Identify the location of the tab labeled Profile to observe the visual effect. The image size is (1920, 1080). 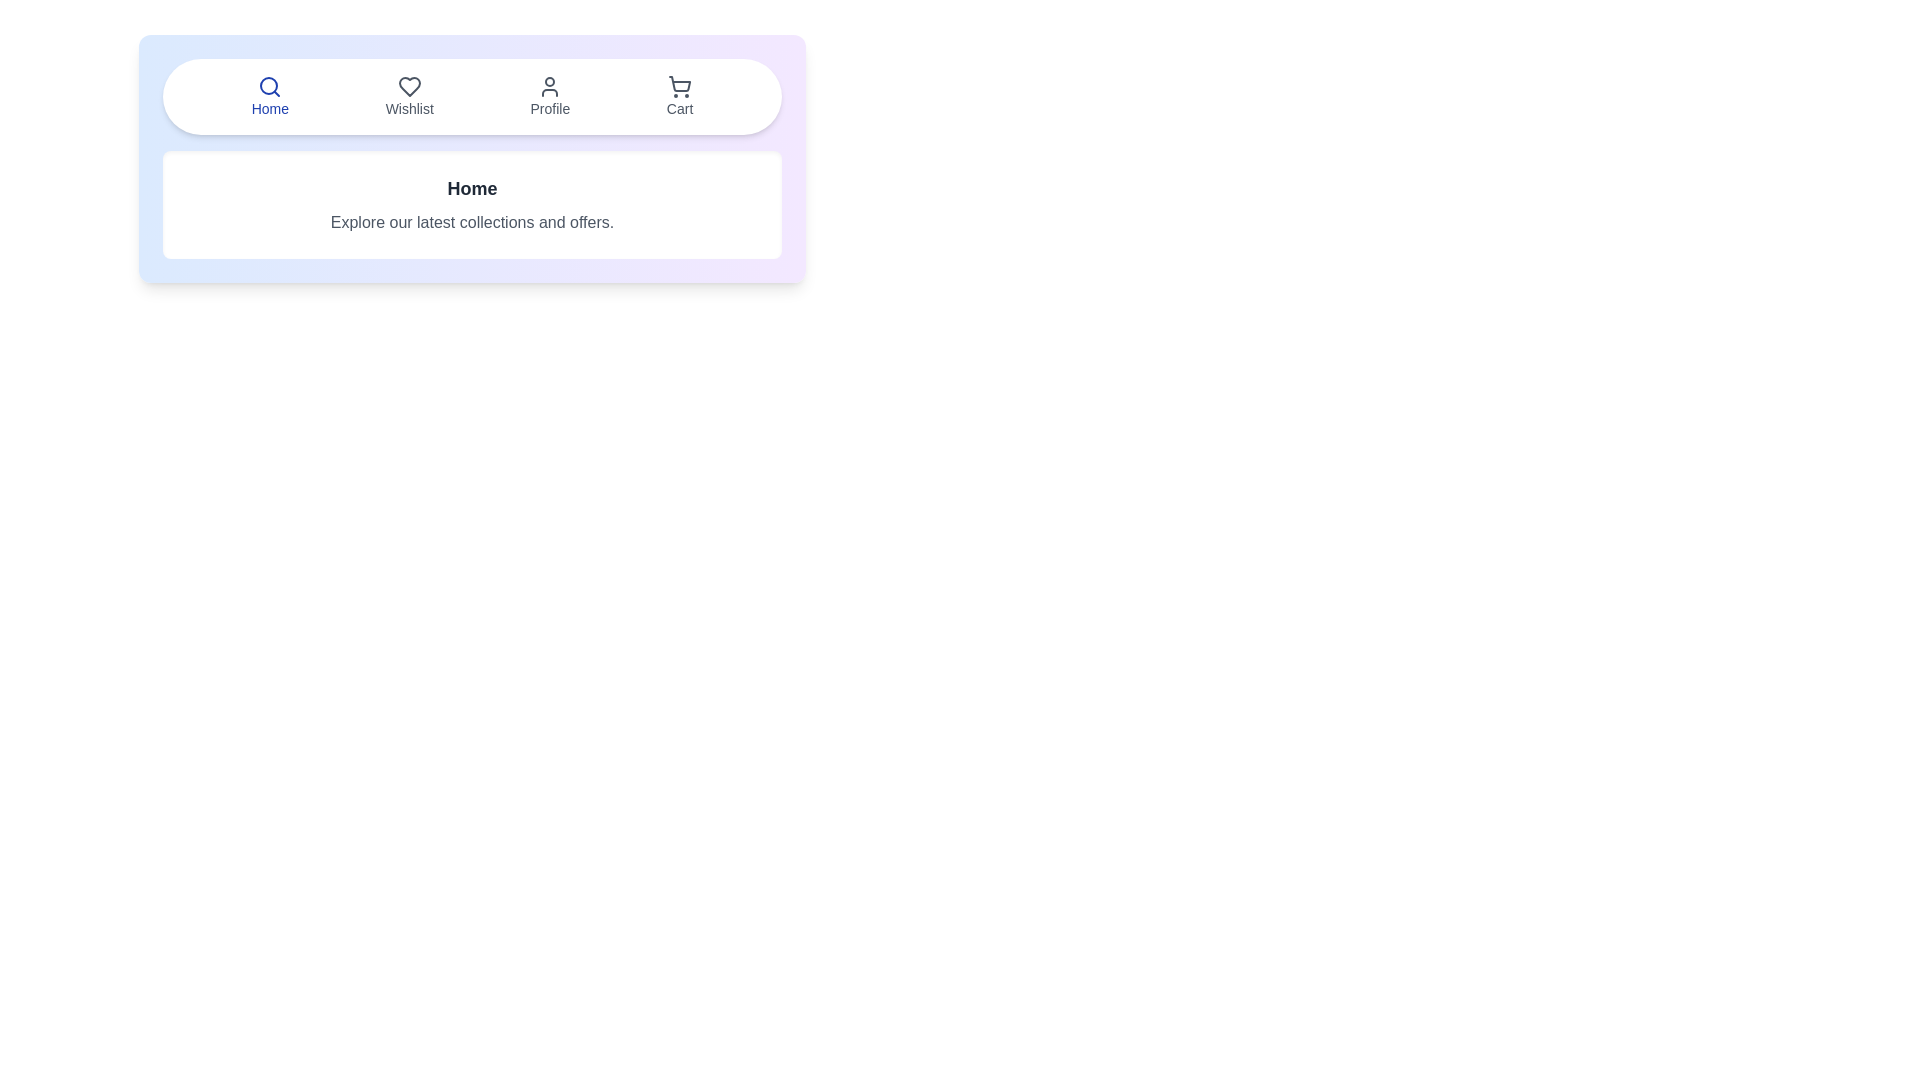
(550, 96).